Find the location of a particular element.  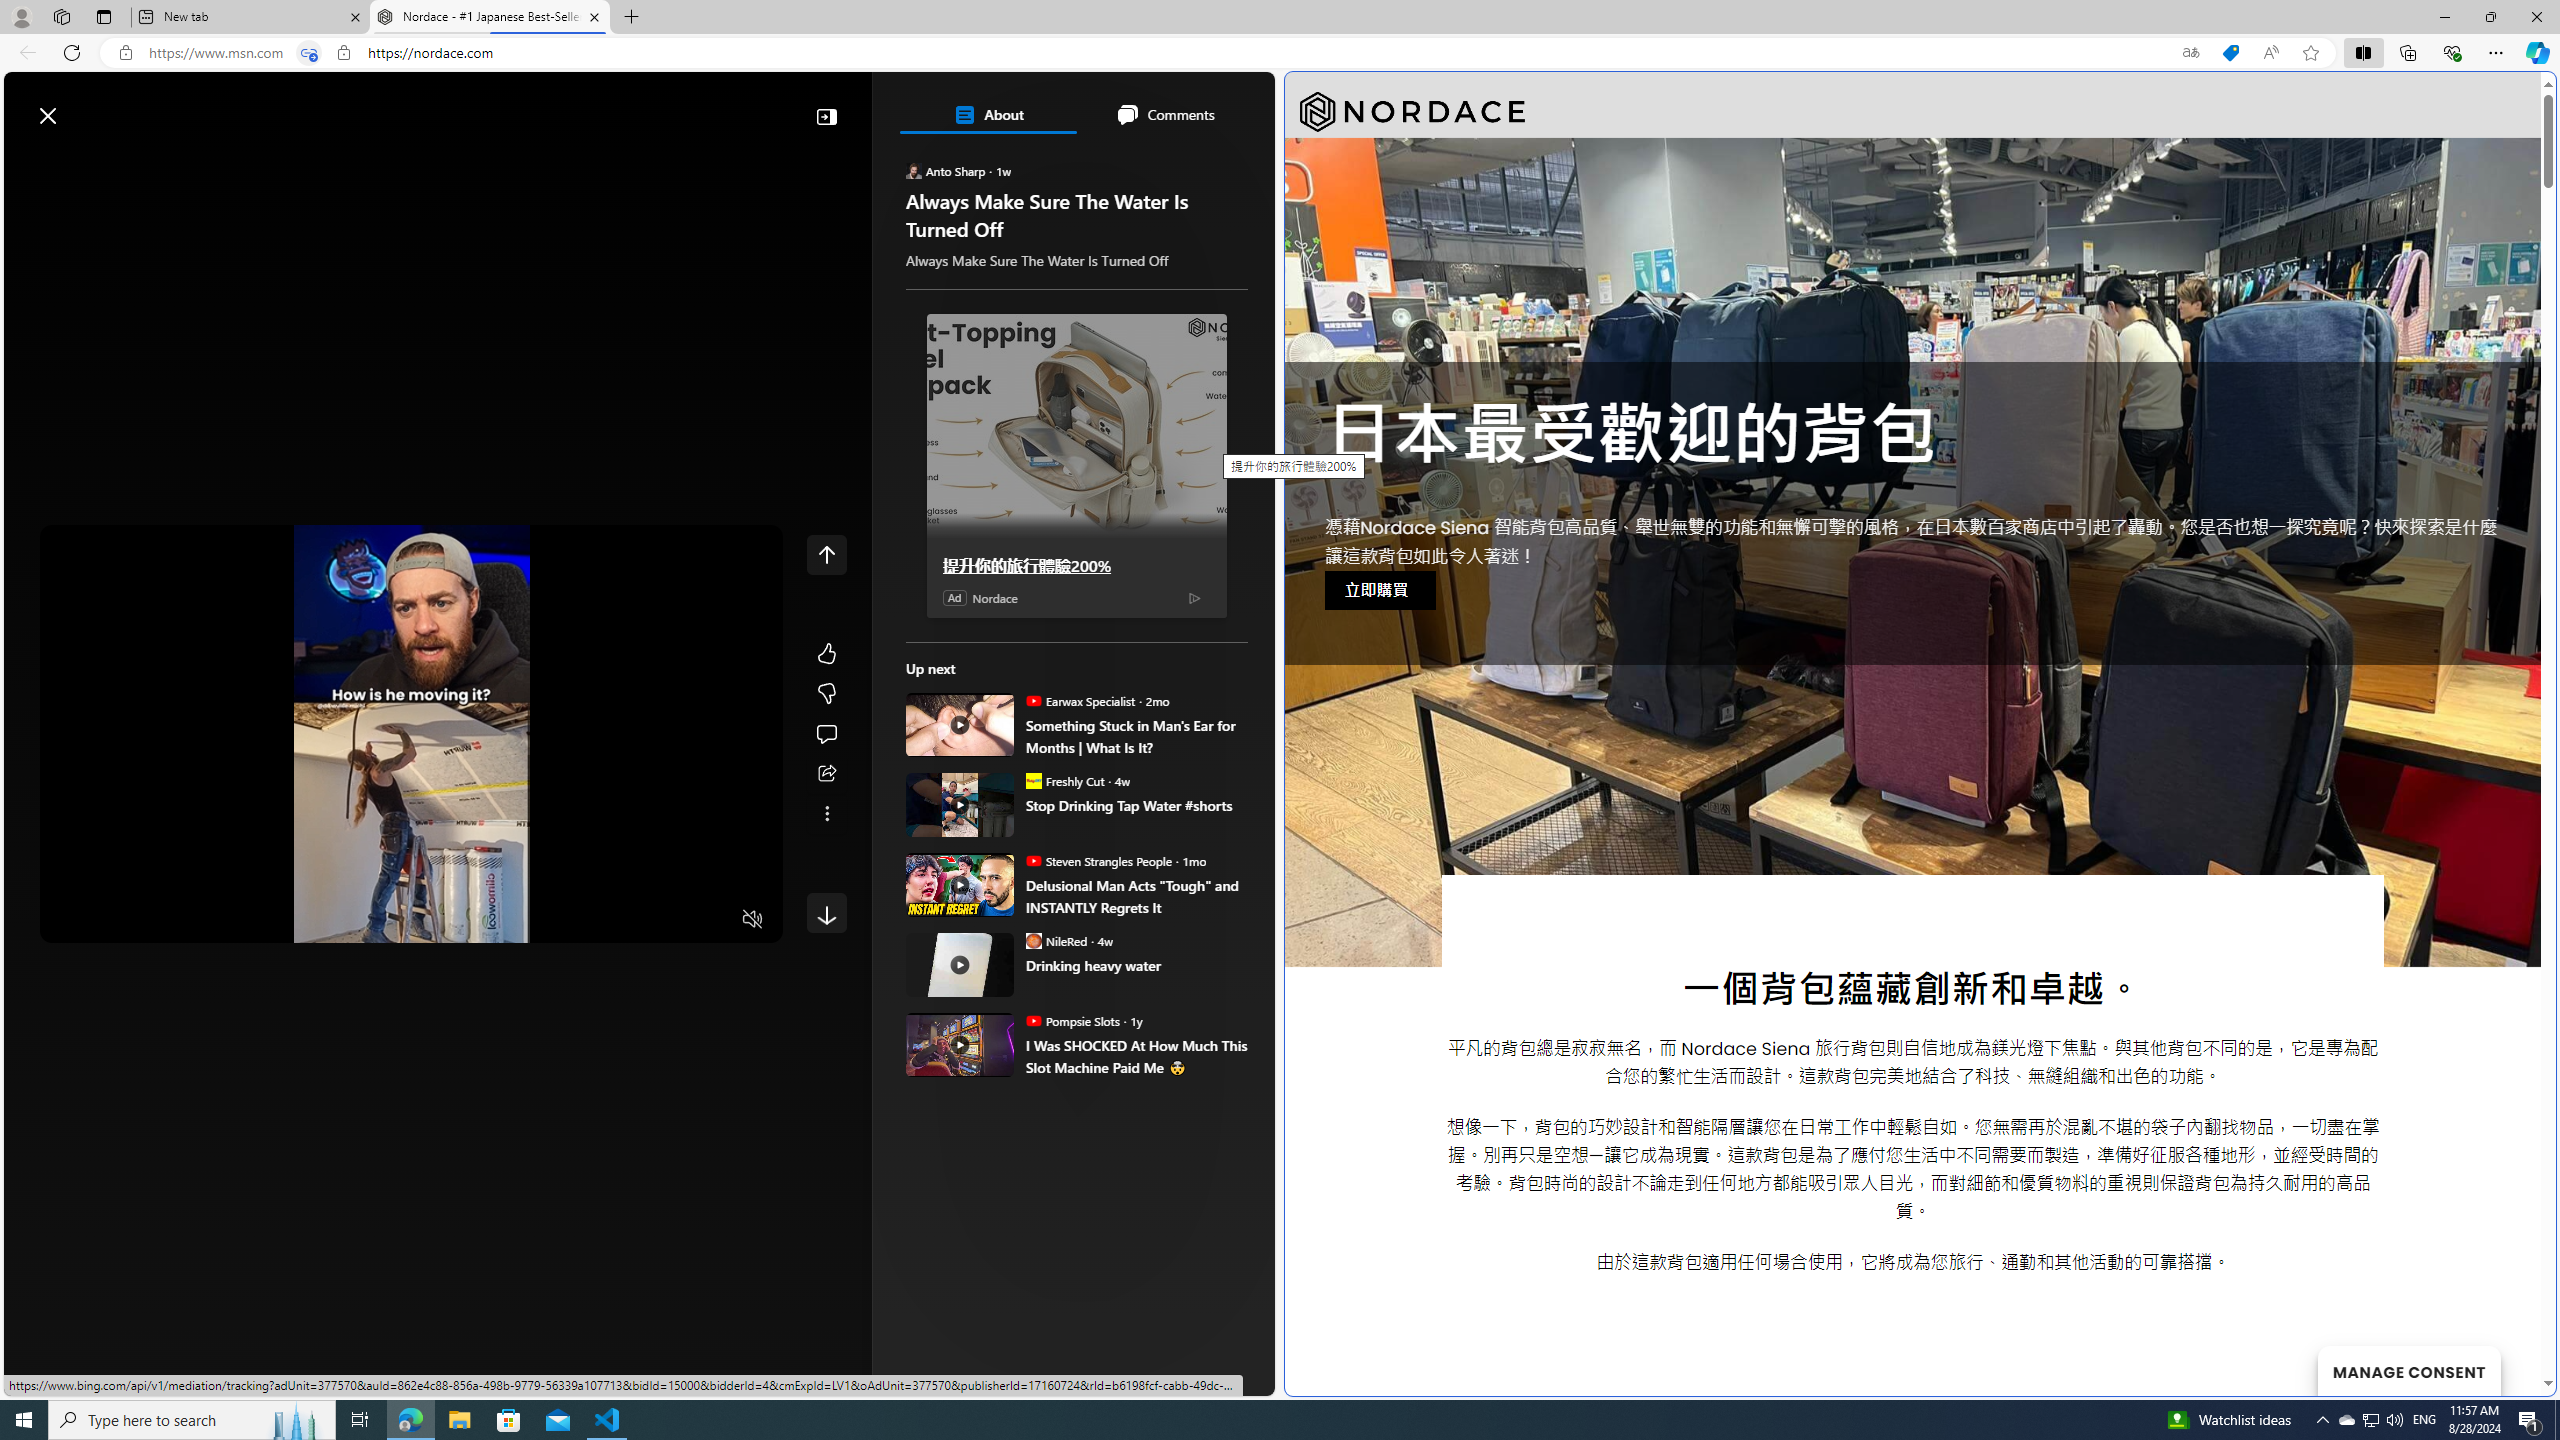

'This site has coupons! Shopping in Microsoft Edge' is located at coordinates (2230, 53).